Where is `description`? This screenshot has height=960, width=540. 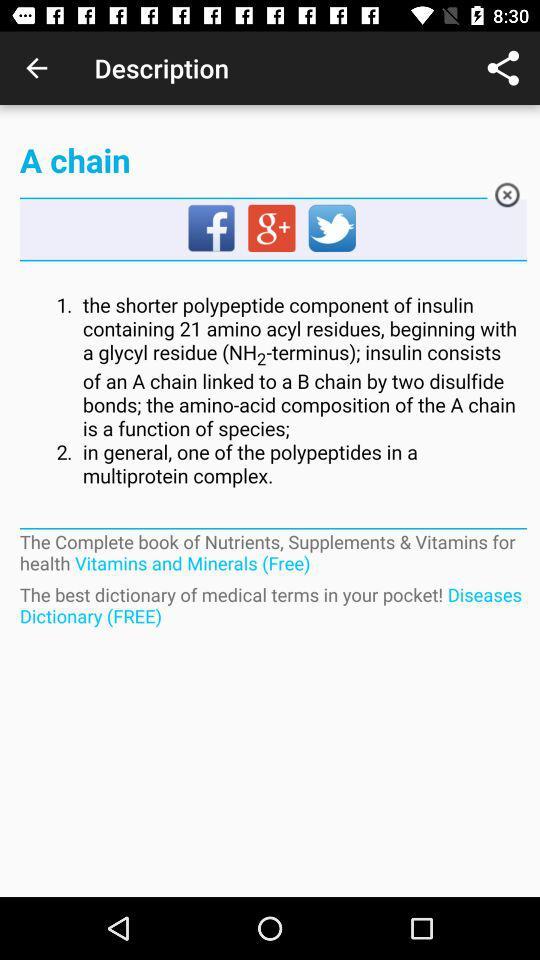
description is located at coordinates (272, 390).